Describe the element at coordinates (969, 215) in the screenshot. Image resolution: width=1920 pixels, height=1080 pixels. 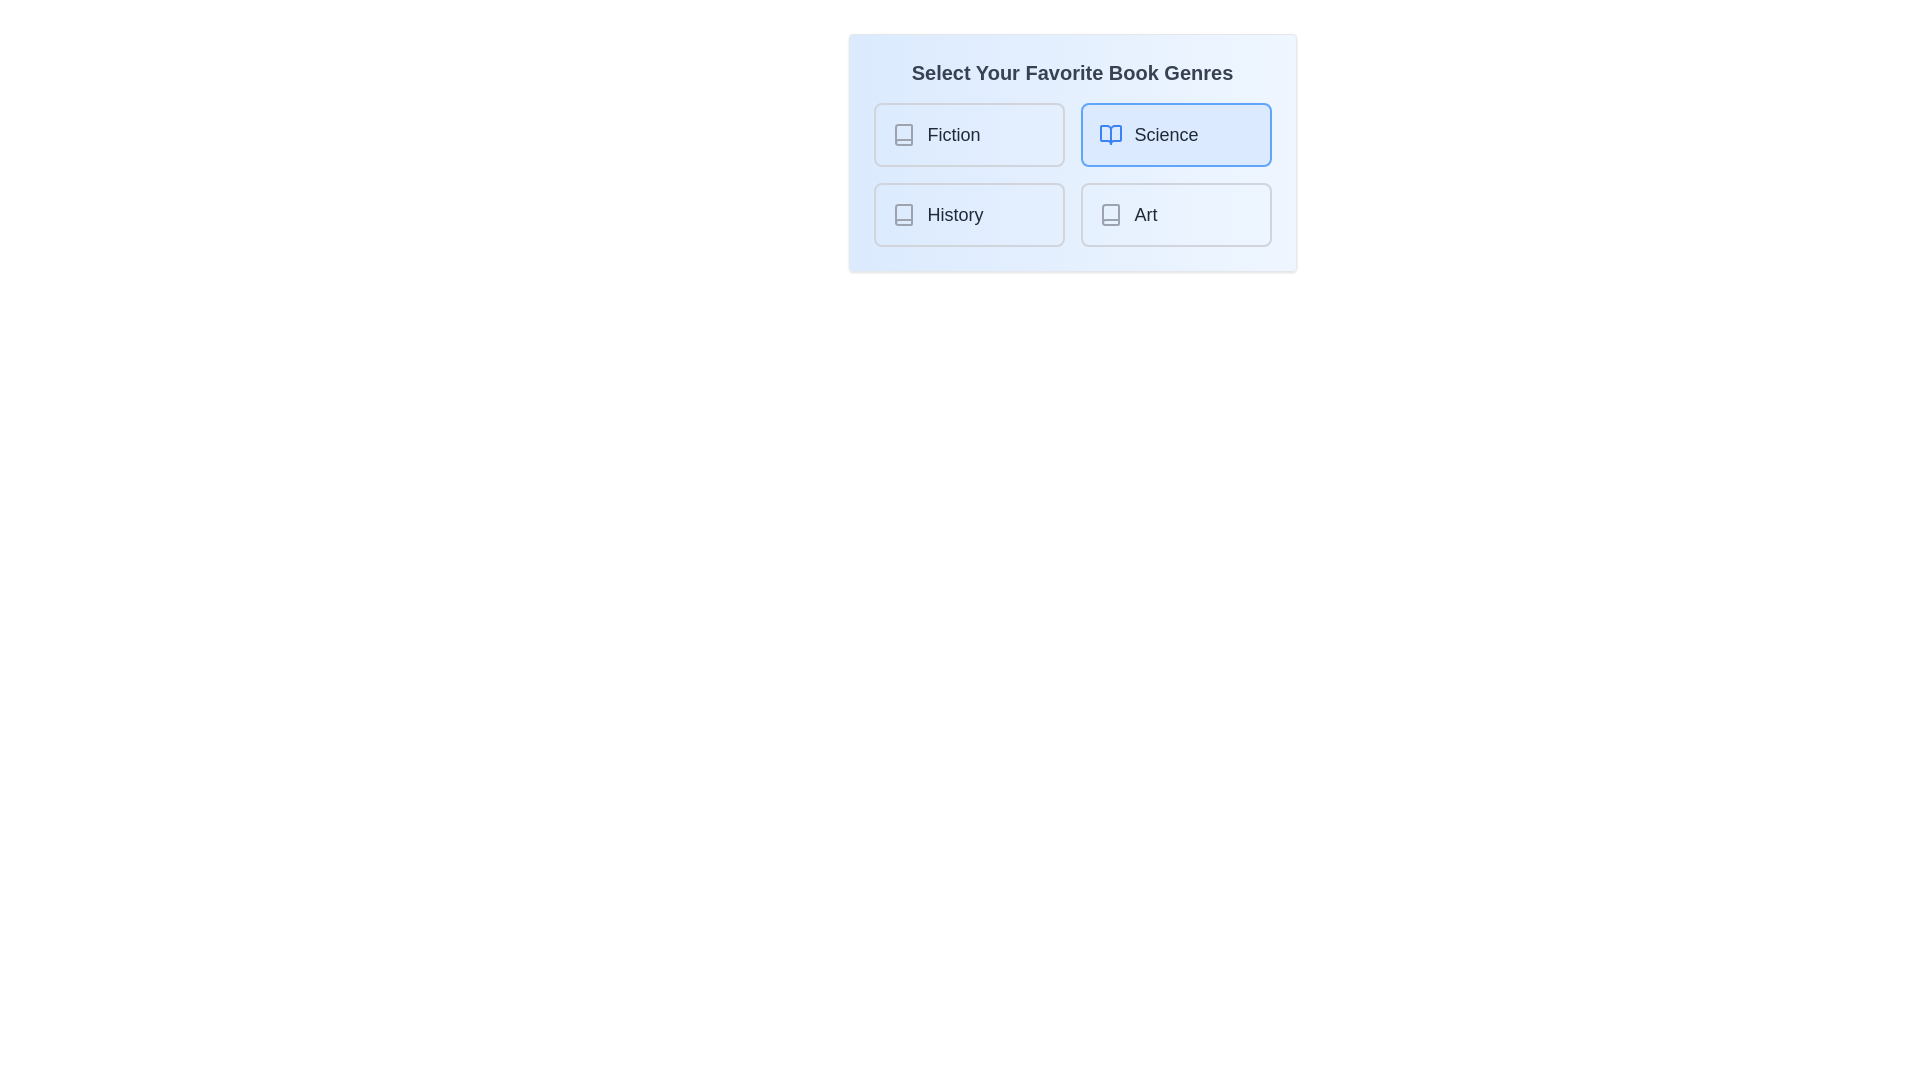
I see `the selection state of the genre History` at that location.